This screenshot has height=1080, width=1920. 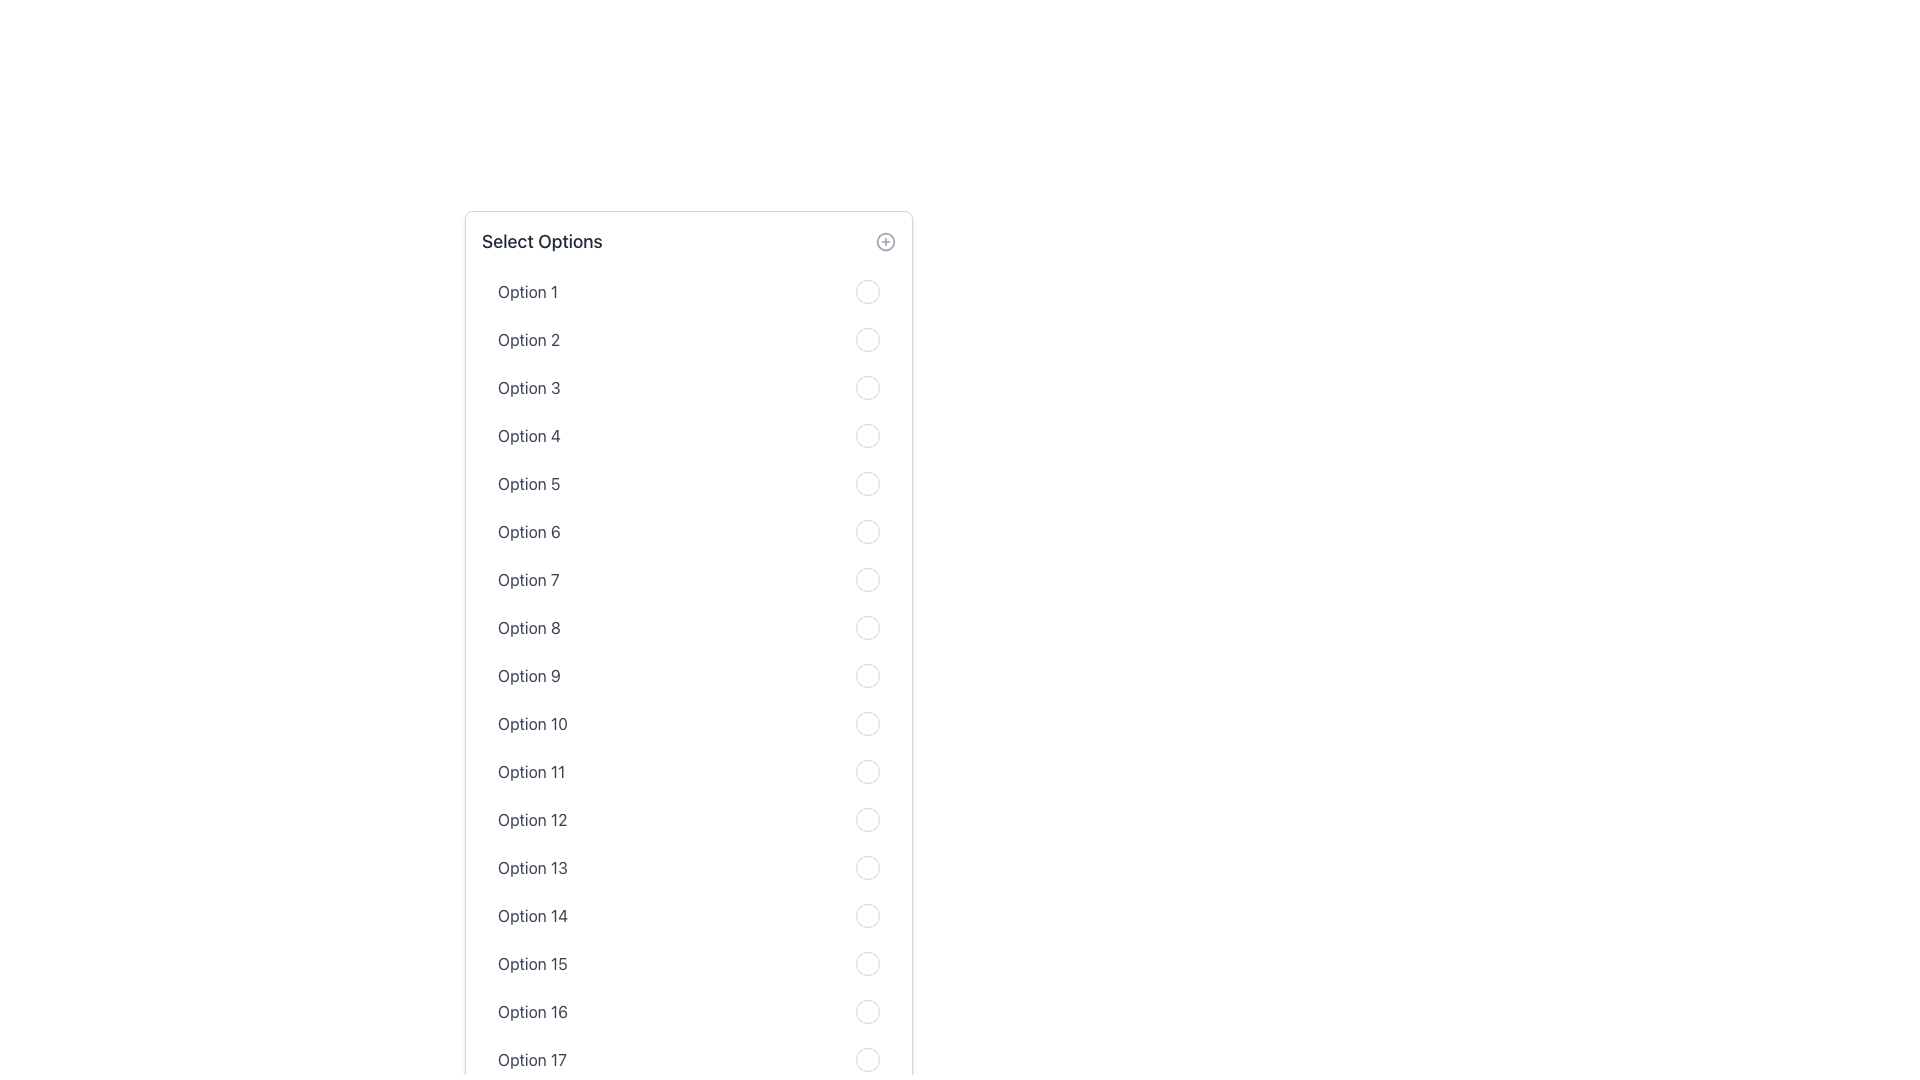 I want to click on the radio button corresponding to 'Option 10', so click(x=868, y=724).